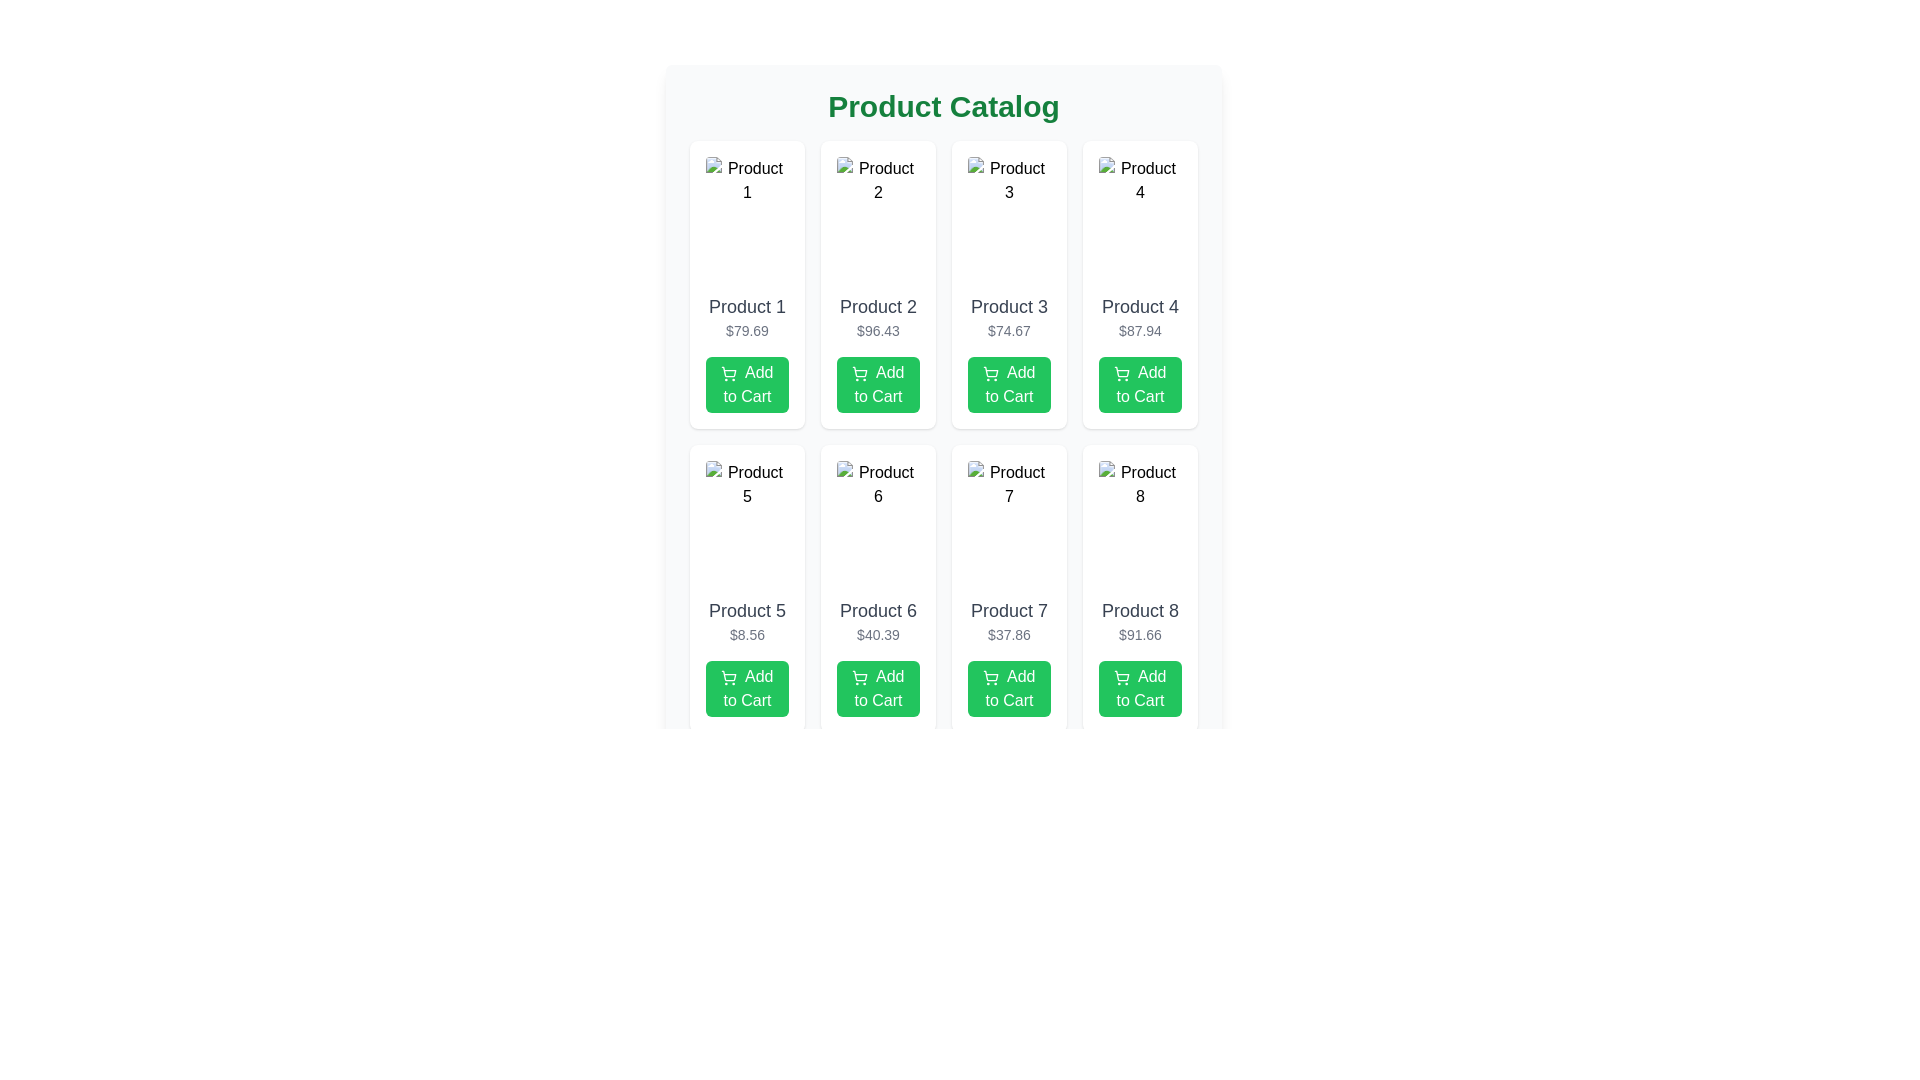  I want to click on the image placeholder displaying 'Product 5' in the product catalog grid, which is part of the description card for 'Product 5', so click(746, 523).